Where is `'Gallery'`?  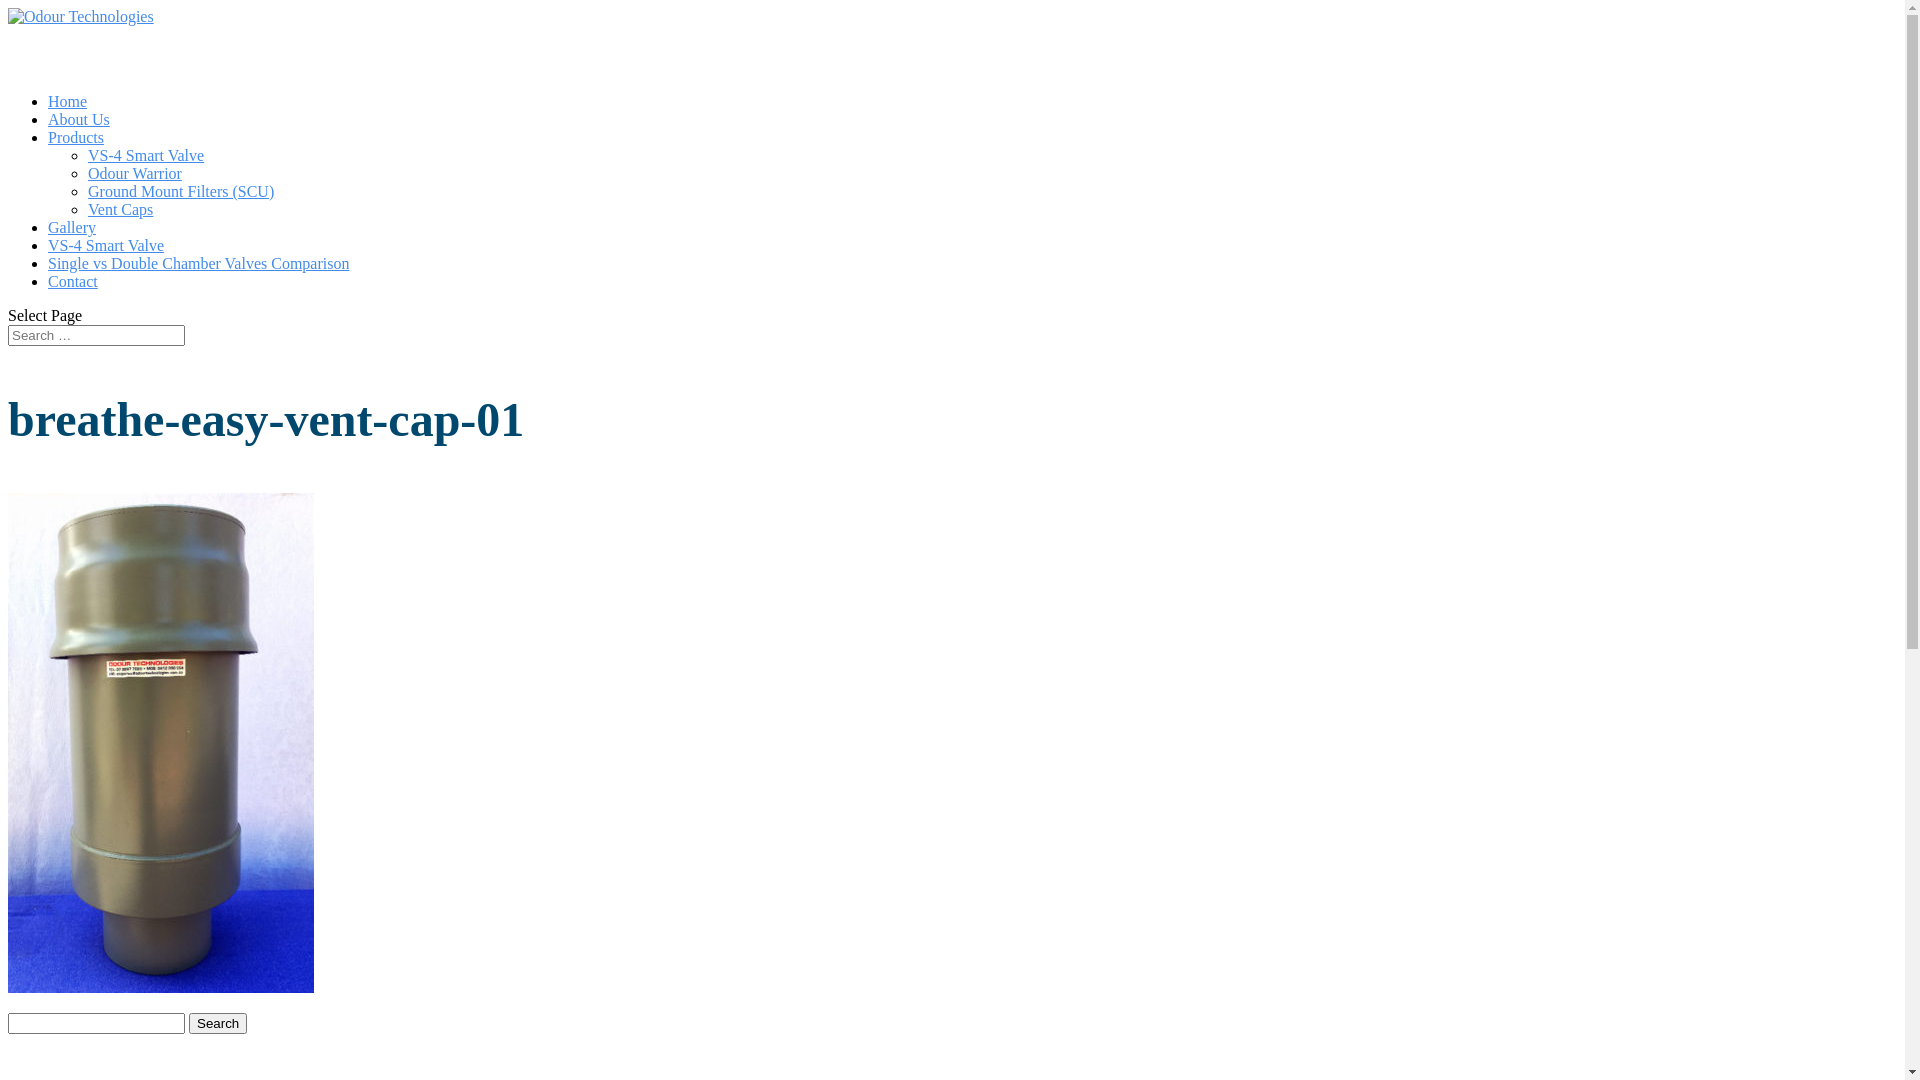 'Gallery' is located at coordinates (72, 252).